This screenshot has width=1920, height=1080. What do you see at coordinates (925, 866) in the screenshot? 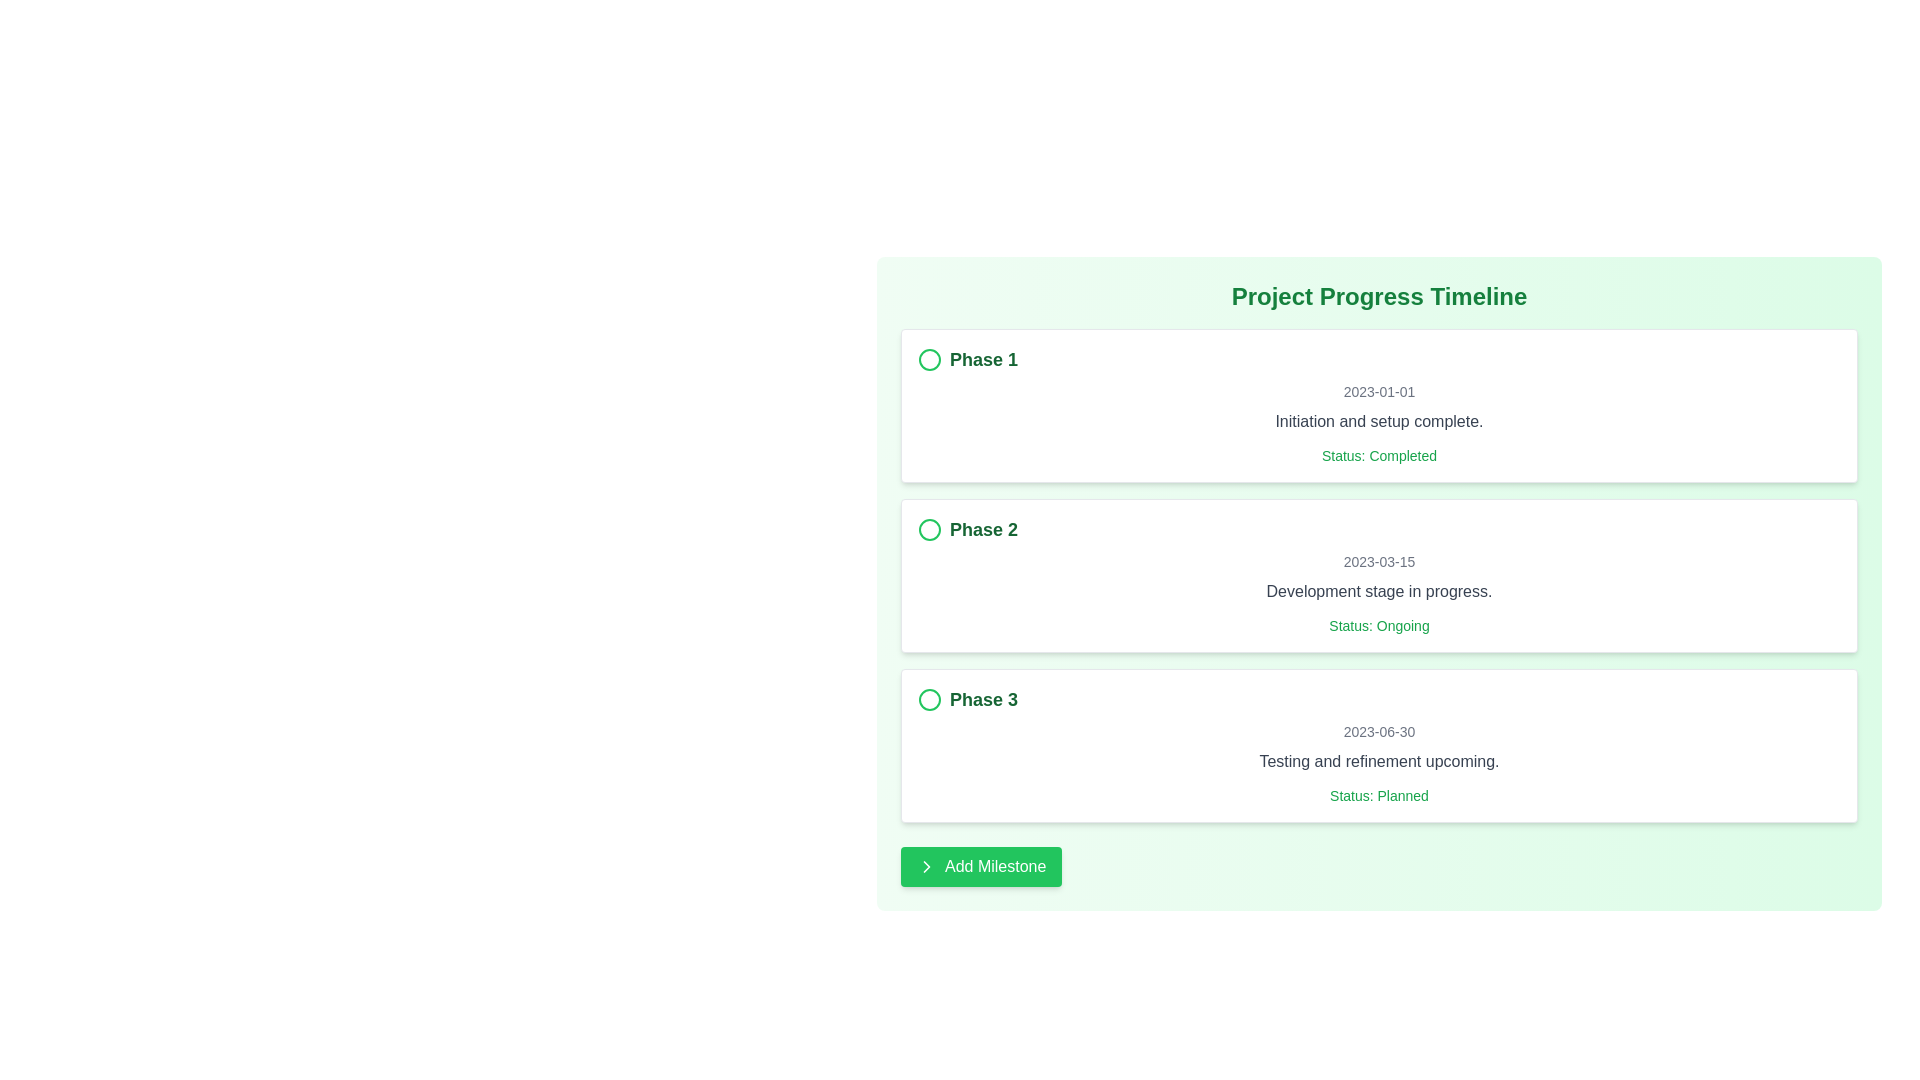
I see `the chevron arrow icon pointing to the right, which is part of the 'Add Milestone' button` at bounding box center [925, 866].